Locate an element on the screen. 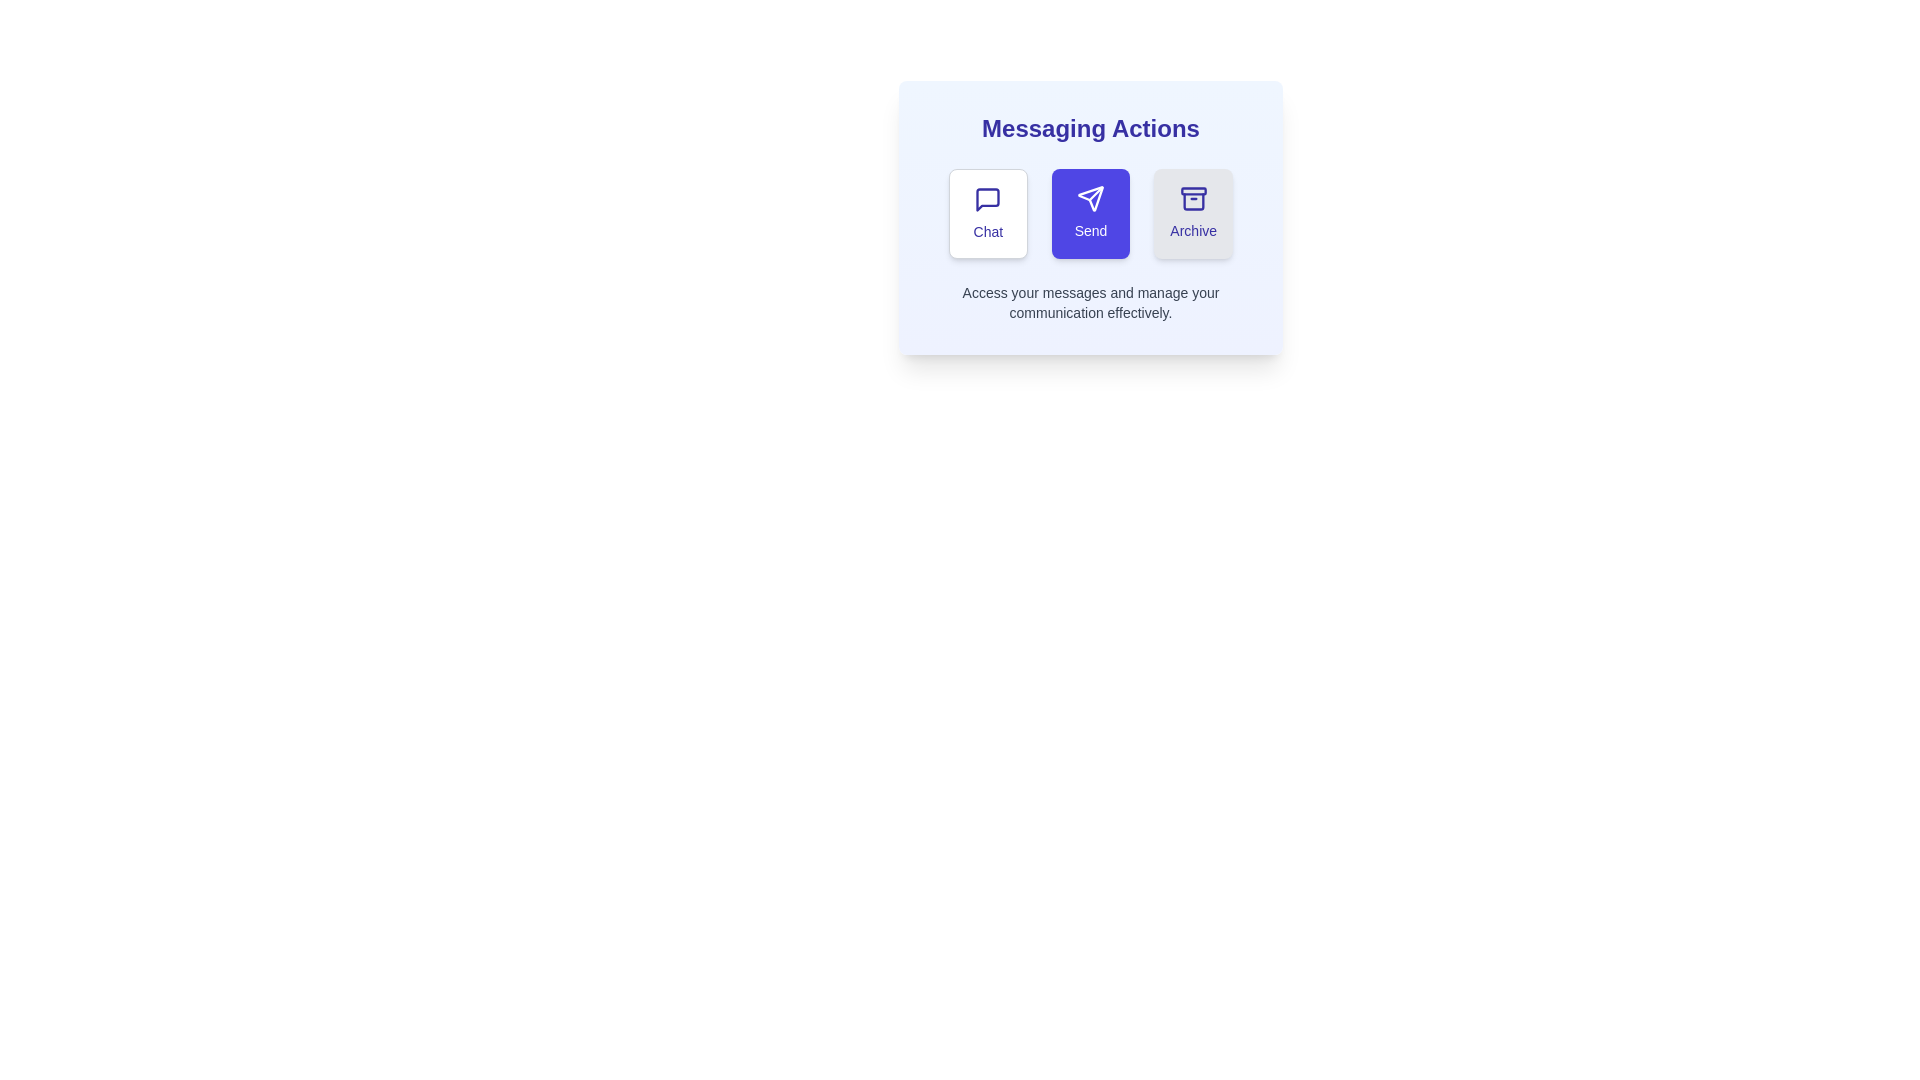 The width and height of the screenshot is (1920, 1080). the small graphical icon resembling a paper plane or arrow within the blue square background, representing the 'Send' action in the 'Messaging Actions' card is located at coordinates (1089, 199).